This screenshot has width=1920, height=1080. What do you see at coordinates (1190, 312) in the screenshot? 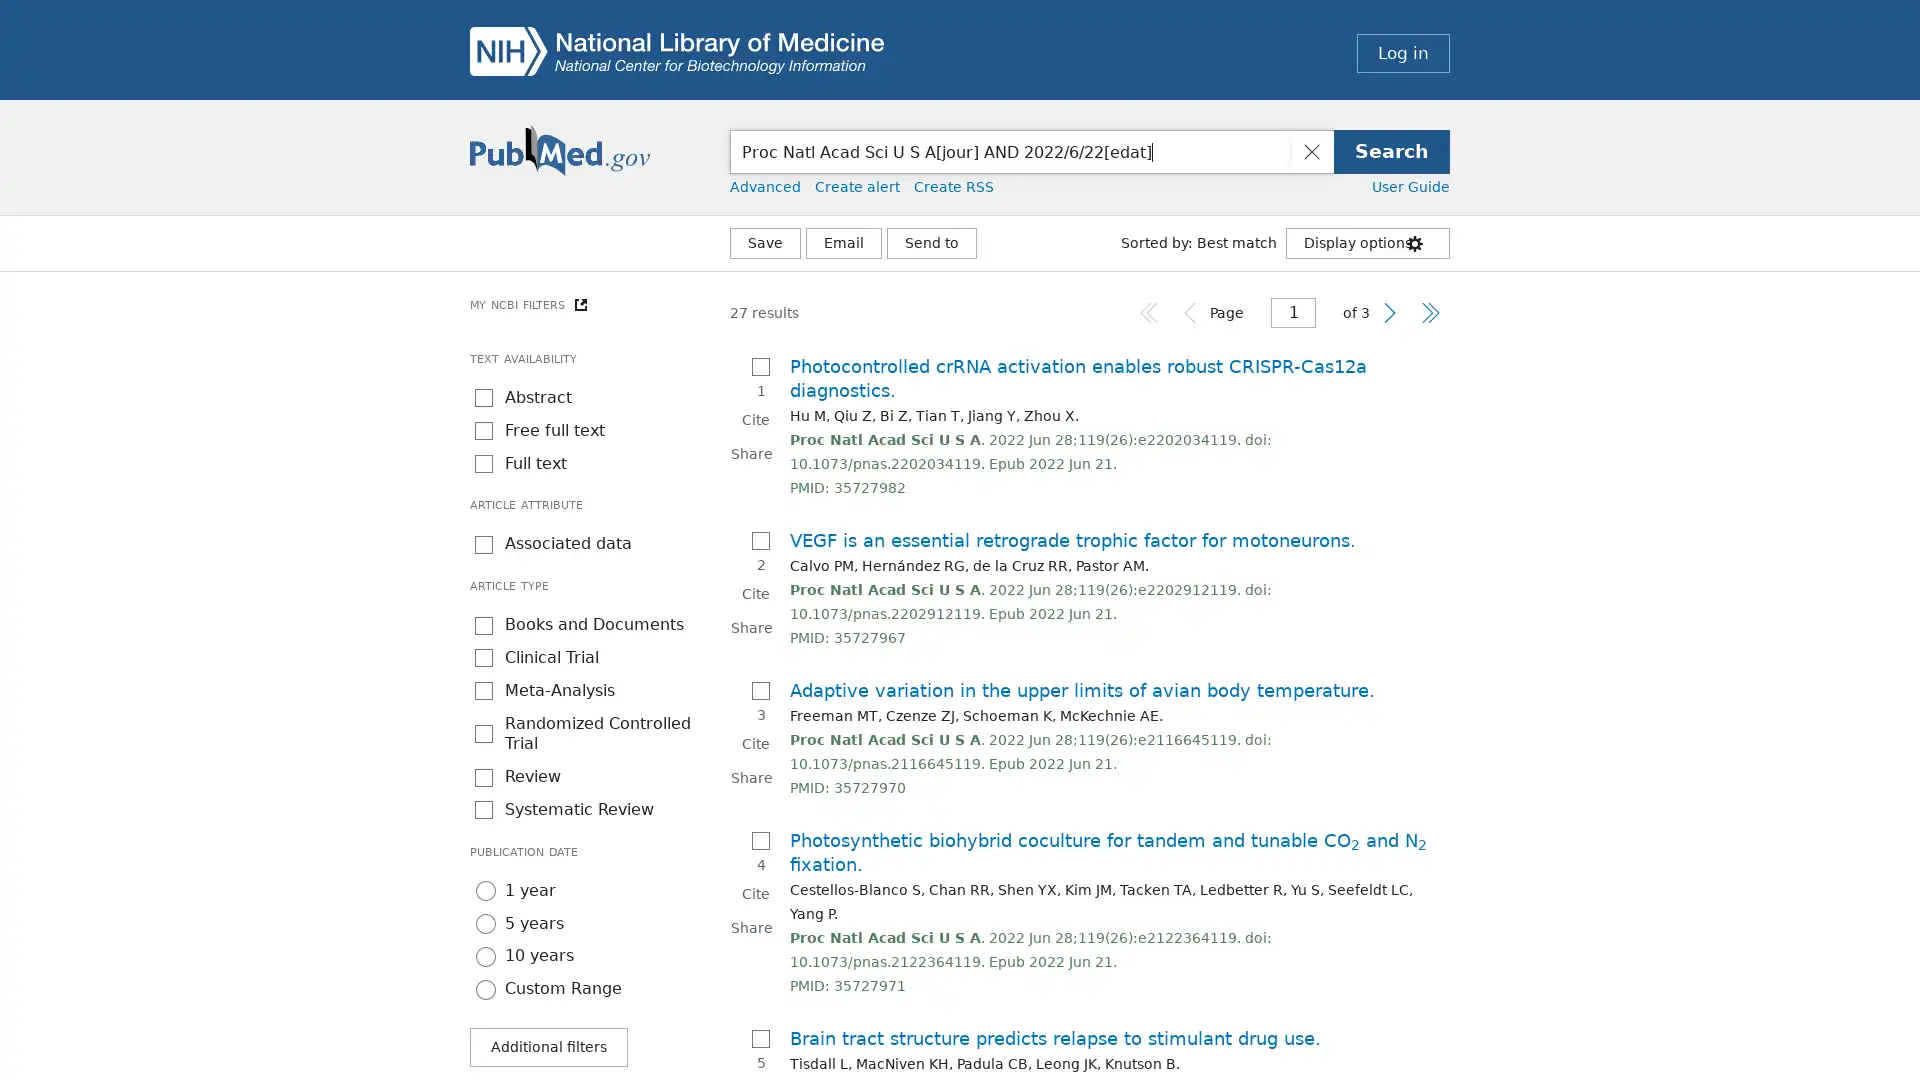
I see `Navigates to the previous page of results.` at bounding box center [1190, 312].